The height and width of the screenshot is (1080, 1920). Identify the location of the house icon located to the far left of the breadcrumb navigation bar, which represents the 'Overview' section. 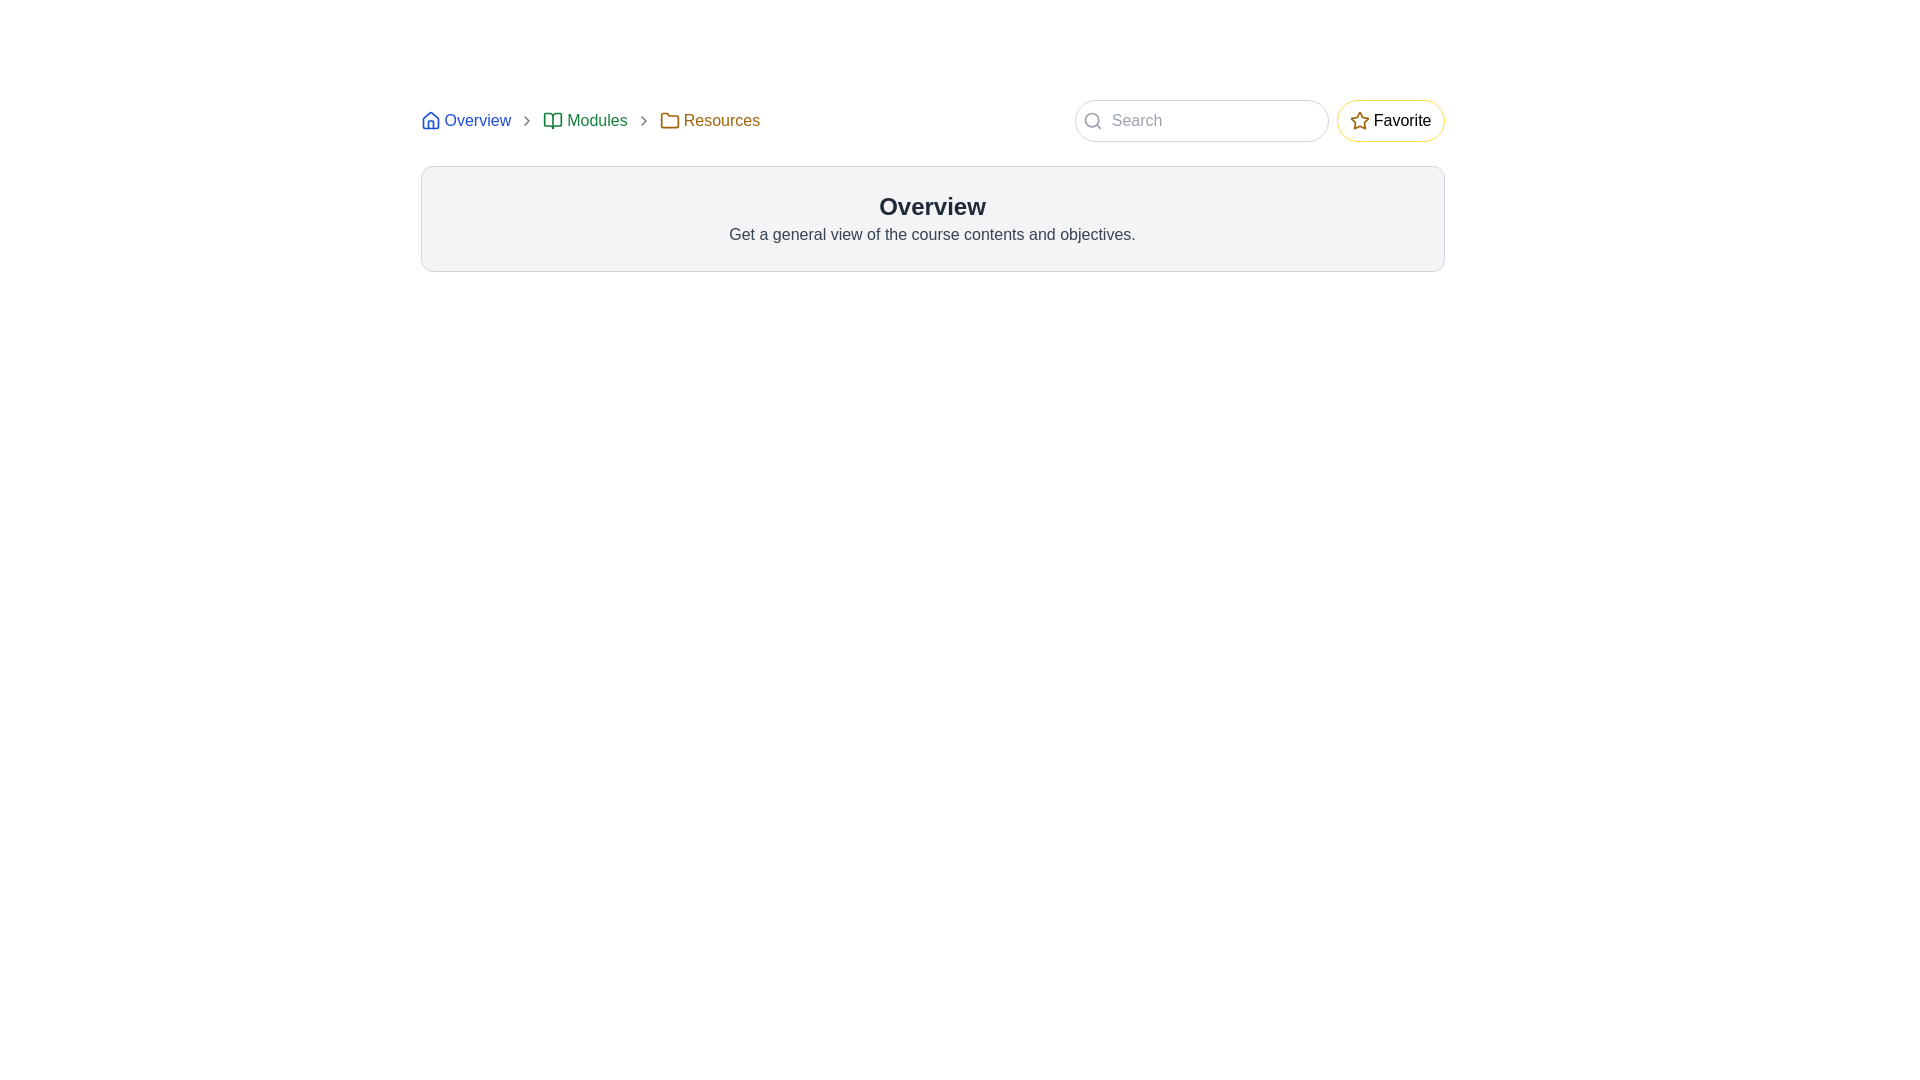
(429, 120).